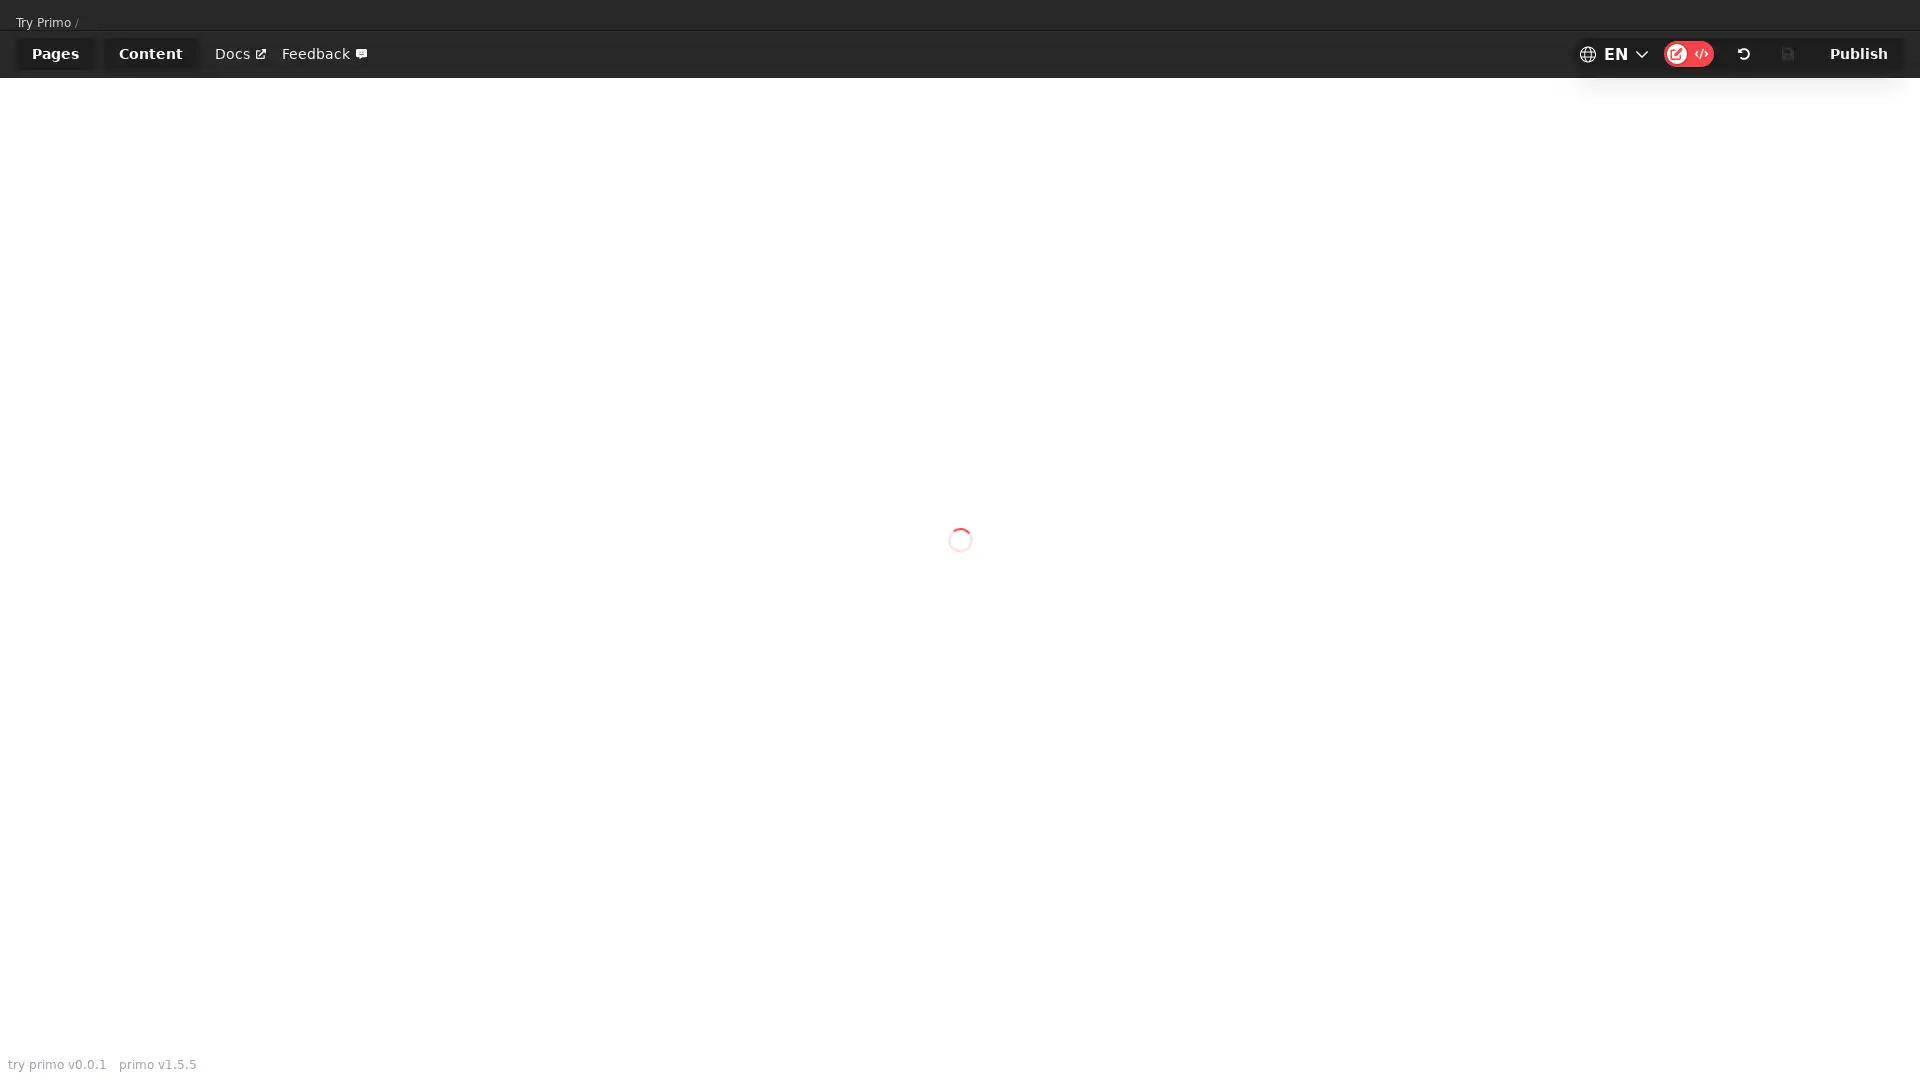  What do you see at coordinates (1613, 53) in the screenshot?
I see `EN` at bounding box center [1613, 53].